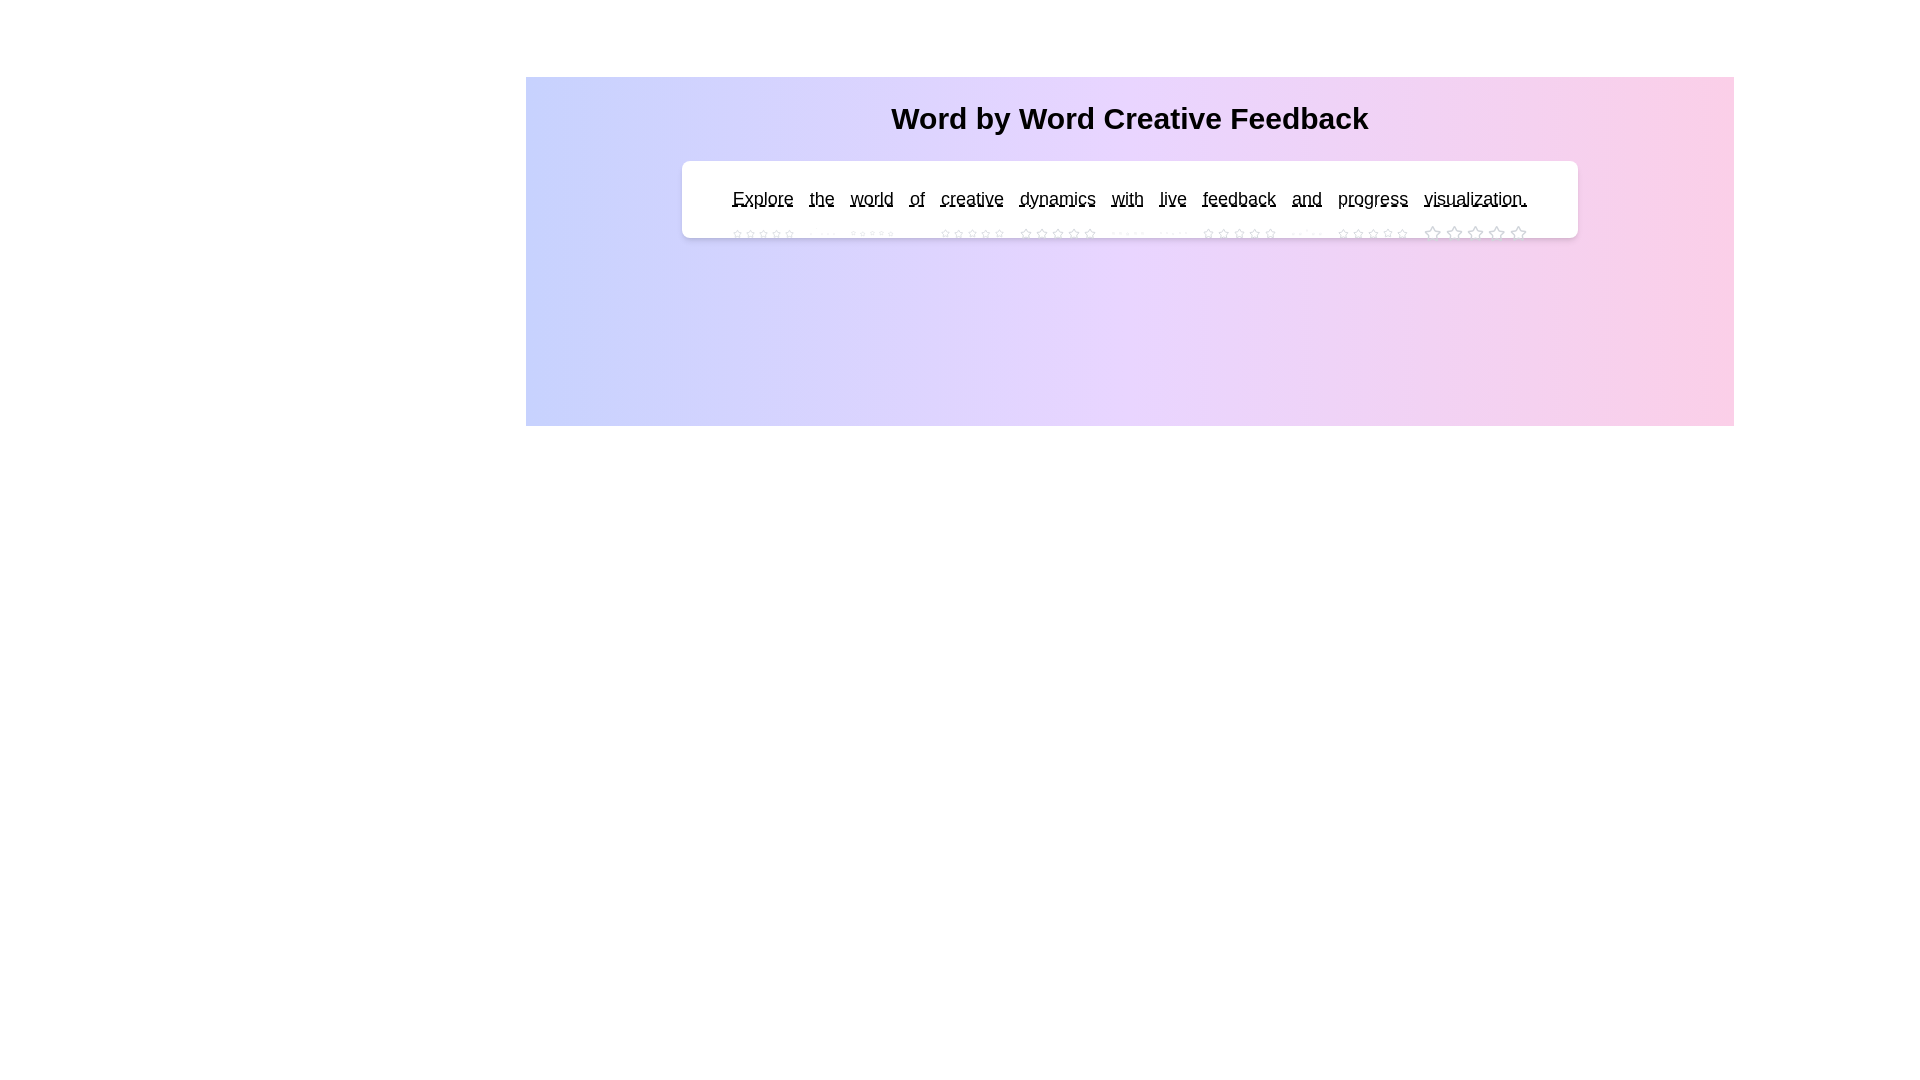  What do you see at coordinates (1056, 199) in the screenshot?
I see `the word 'dynamics' to see its interactive area` at bounding box center [1056, 199].